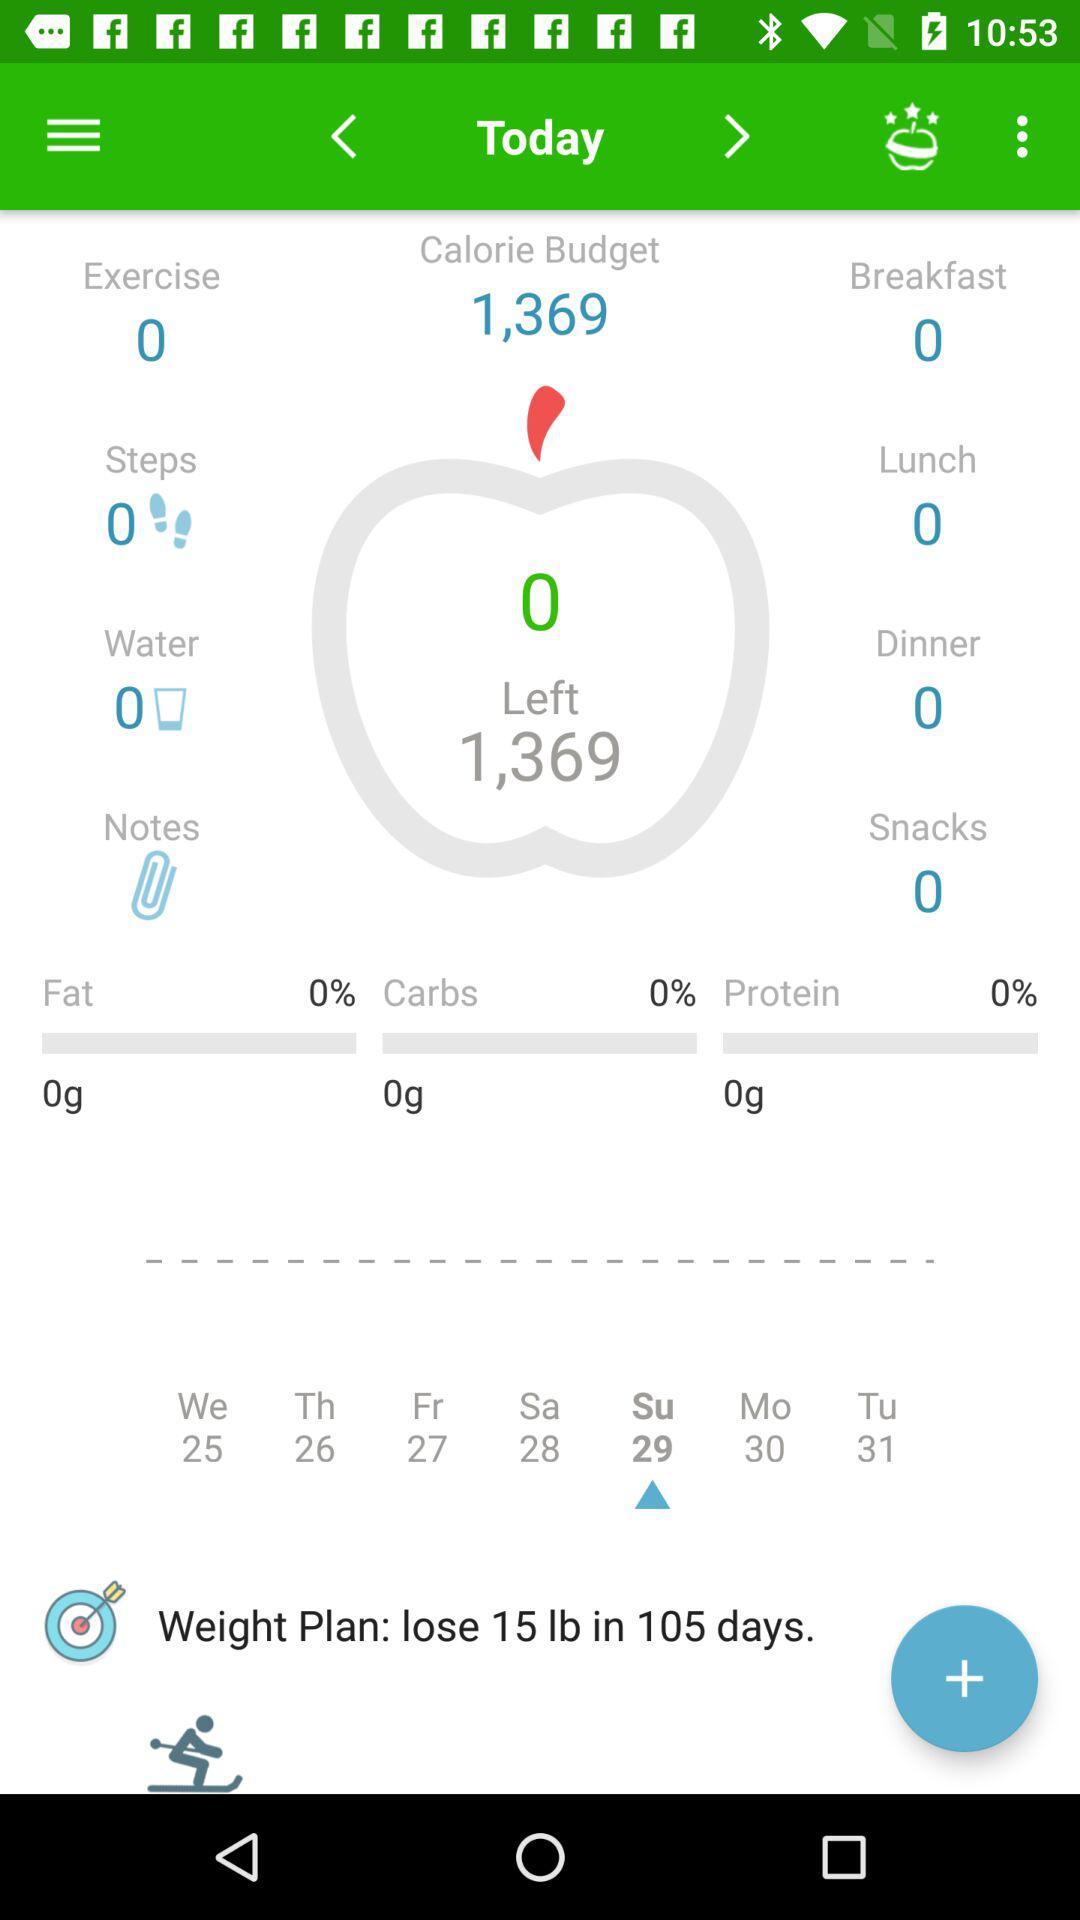  I want to click on weight loss info, so click(963, 1678).